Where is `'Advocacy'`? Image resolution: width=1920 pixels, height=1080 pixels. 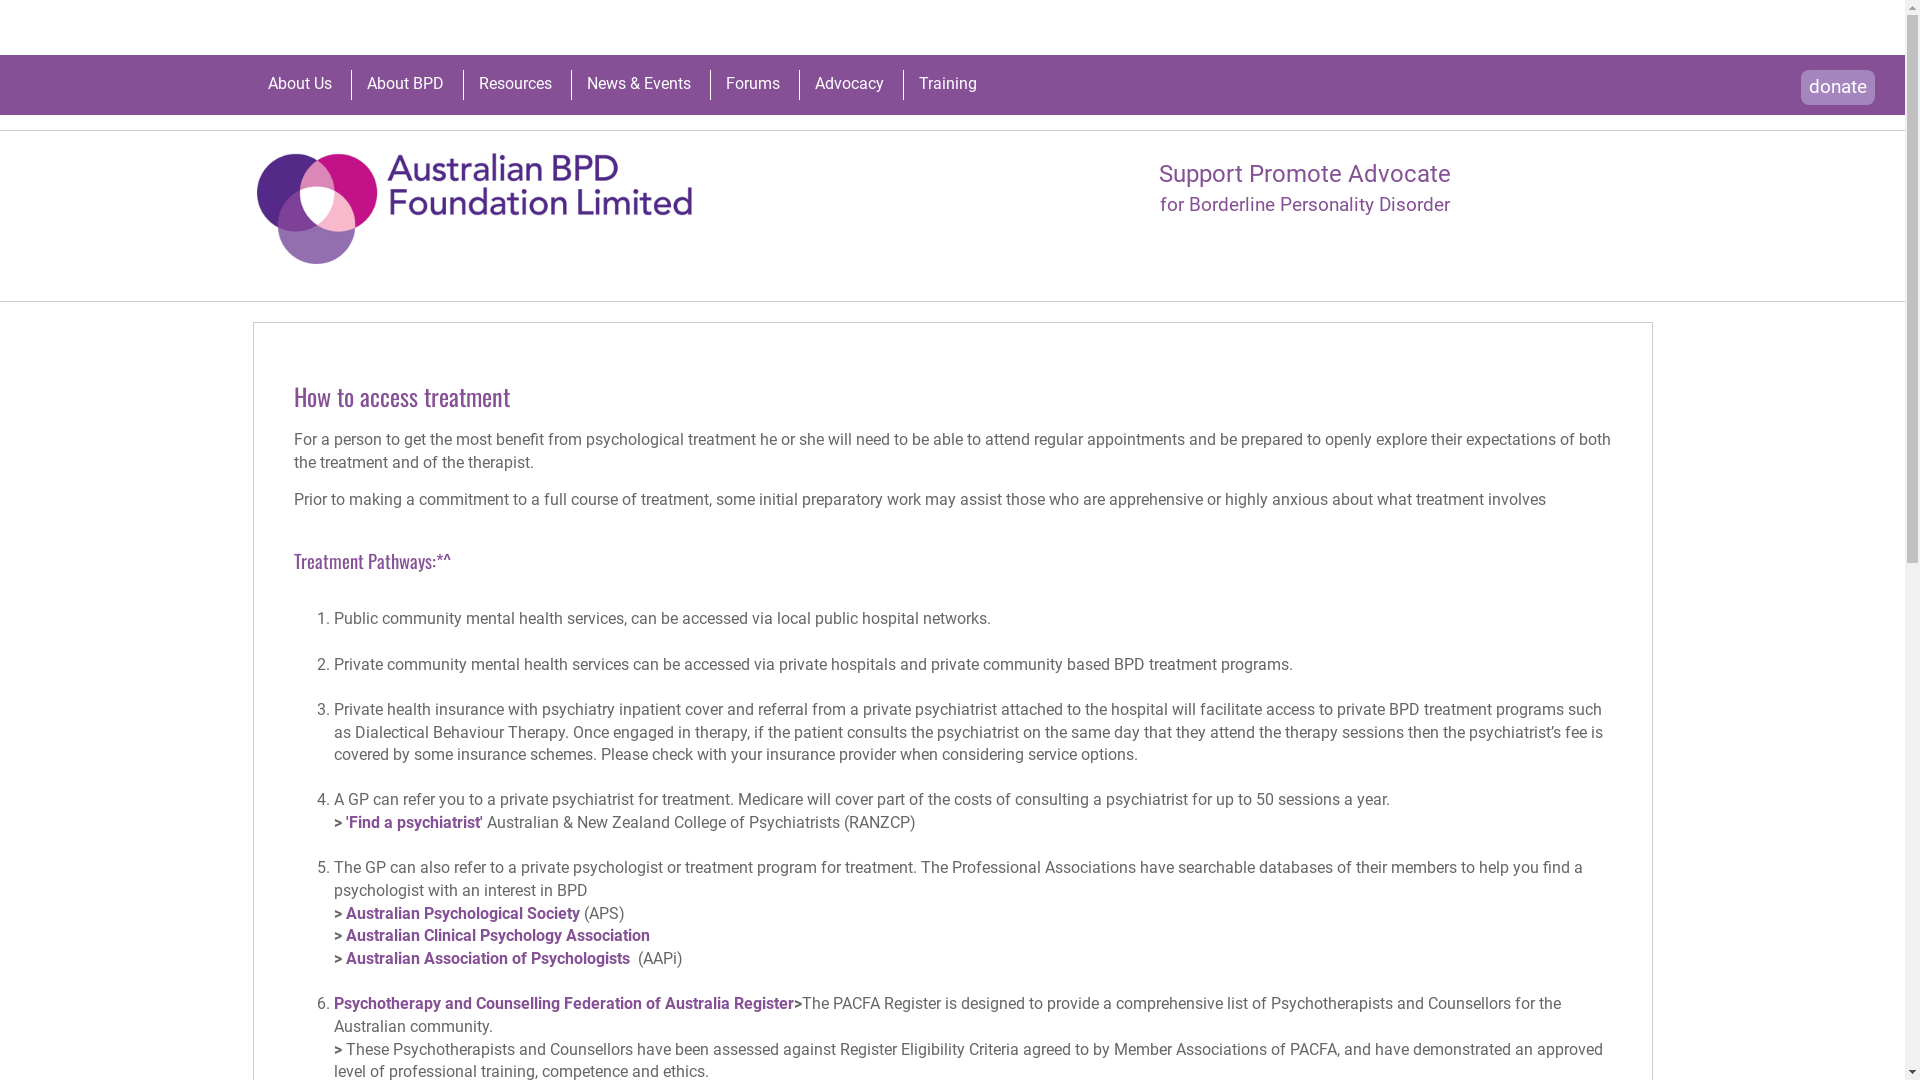
'Advocacy' is located at coordinates (848, 83).